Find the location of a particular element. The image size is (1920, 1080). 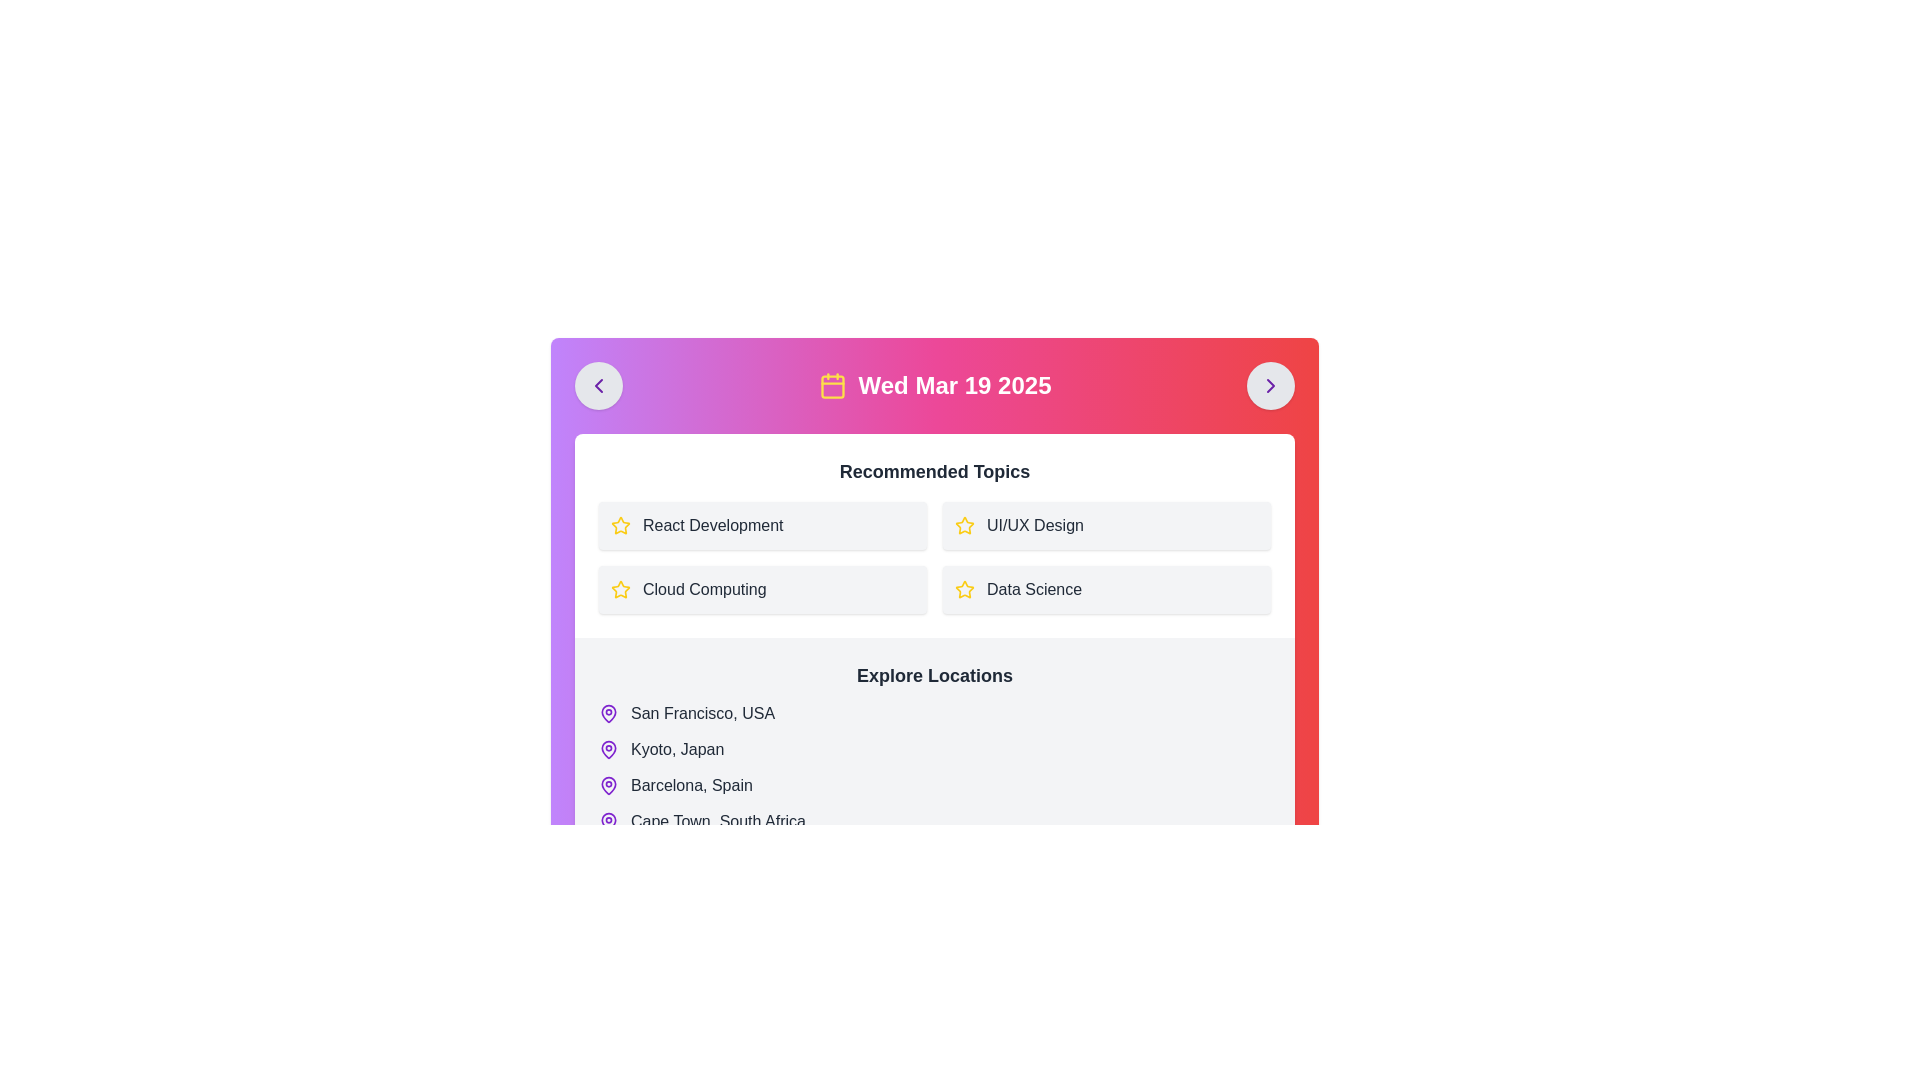

the purple map pin icon located to the left of the 'San Francisco, USA' label, which is the larger part of the two-part icon is located at coordinates (608, 712).